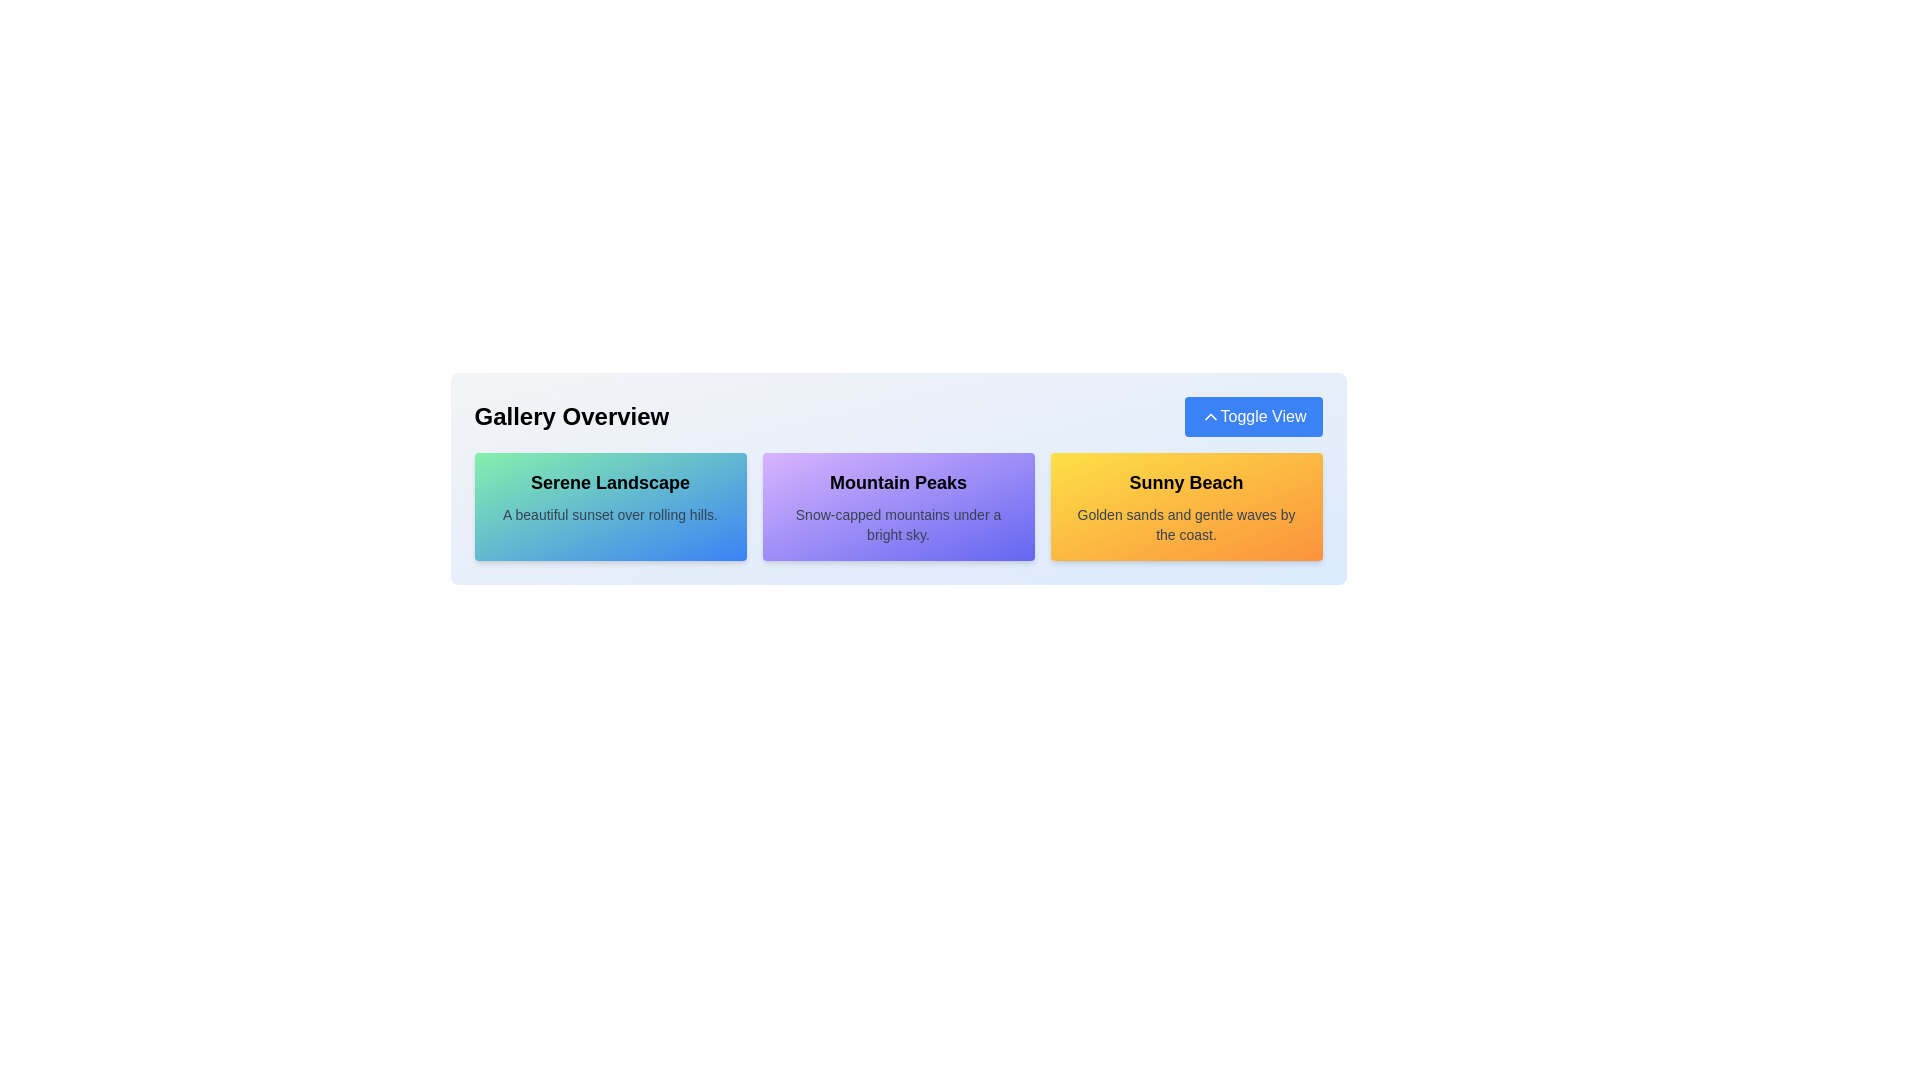  Describe the element at coordinates (609, 505) in the screenshot. I see `the text block that has a gradient background transitioning from green to blue, containing the title 'Serene Landscape' and description 'A beautiful sunset over rolling hills.'` at that location.